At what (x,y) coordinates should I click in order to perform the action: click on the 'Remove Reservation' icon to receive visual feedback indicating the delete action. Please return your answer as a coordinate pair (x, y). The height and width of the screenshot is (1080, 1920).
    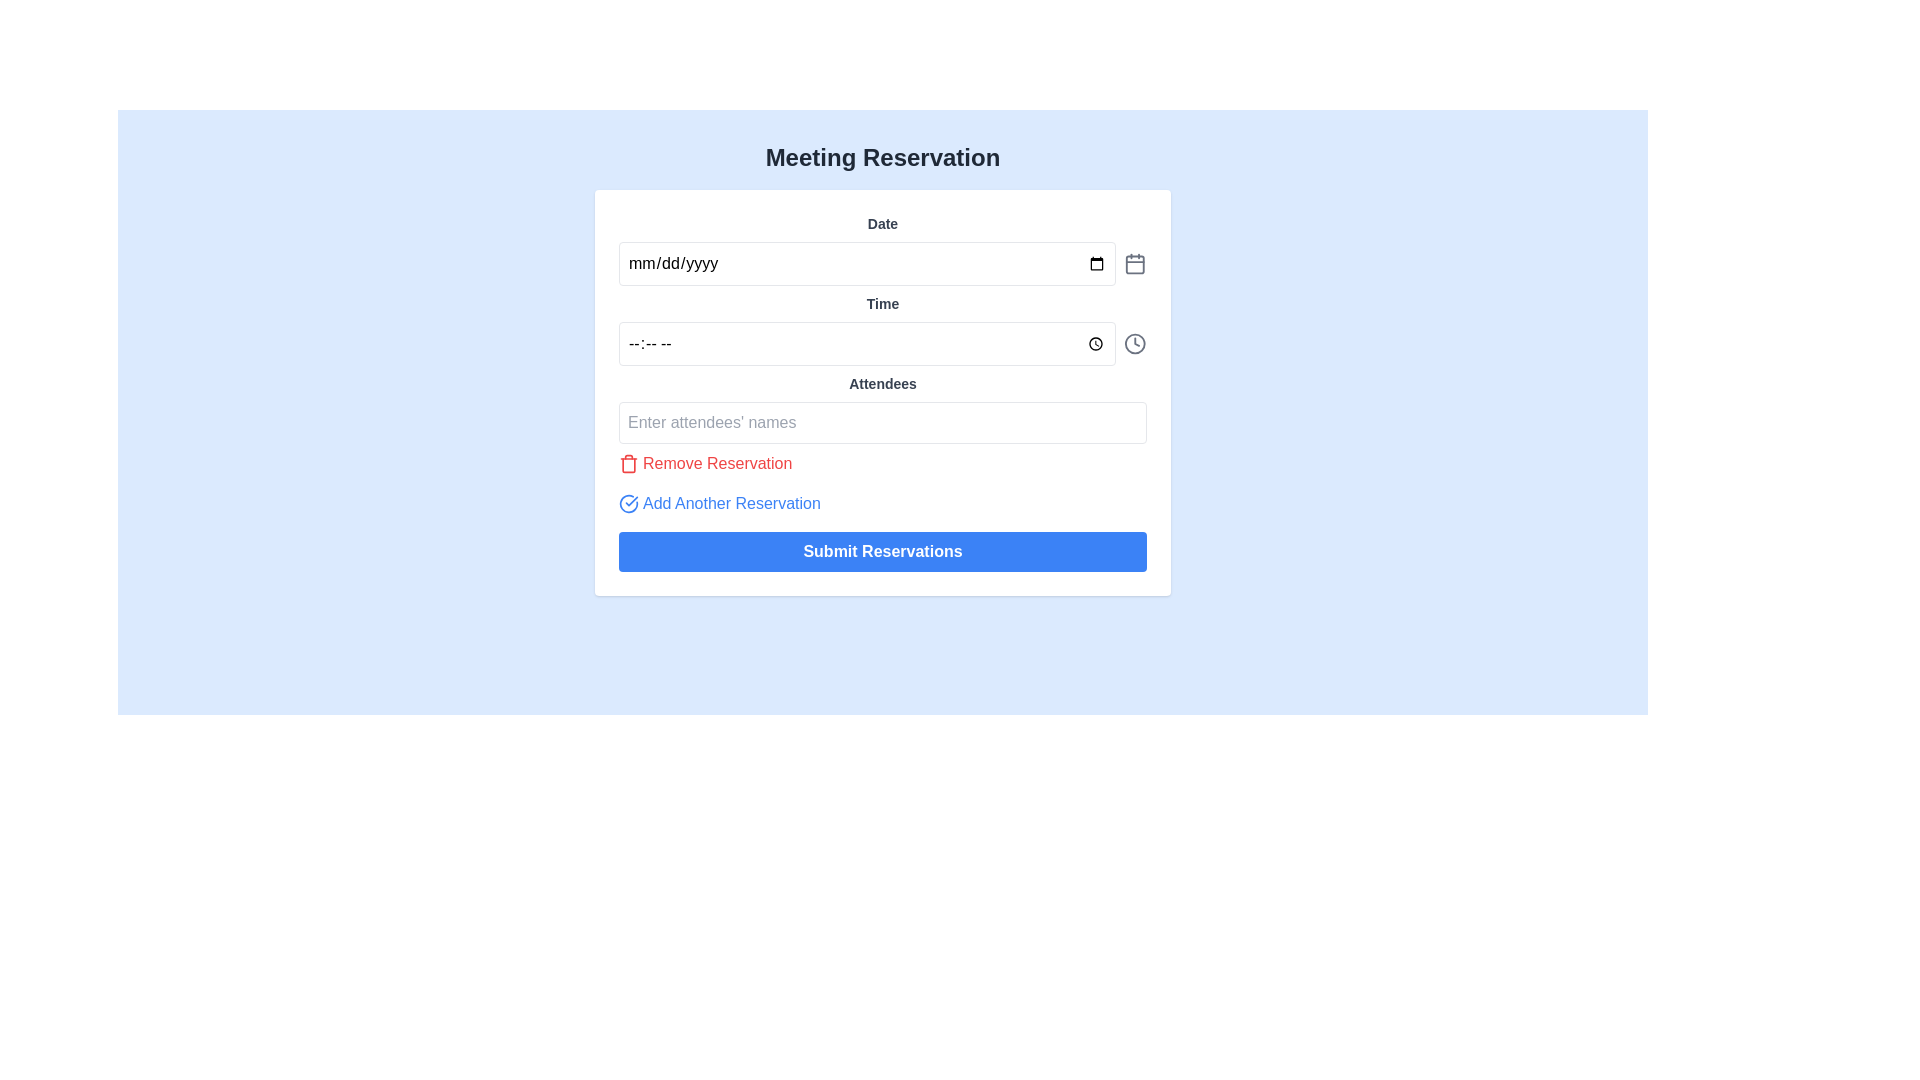
    Looking at the image, I should click on (627, 463).